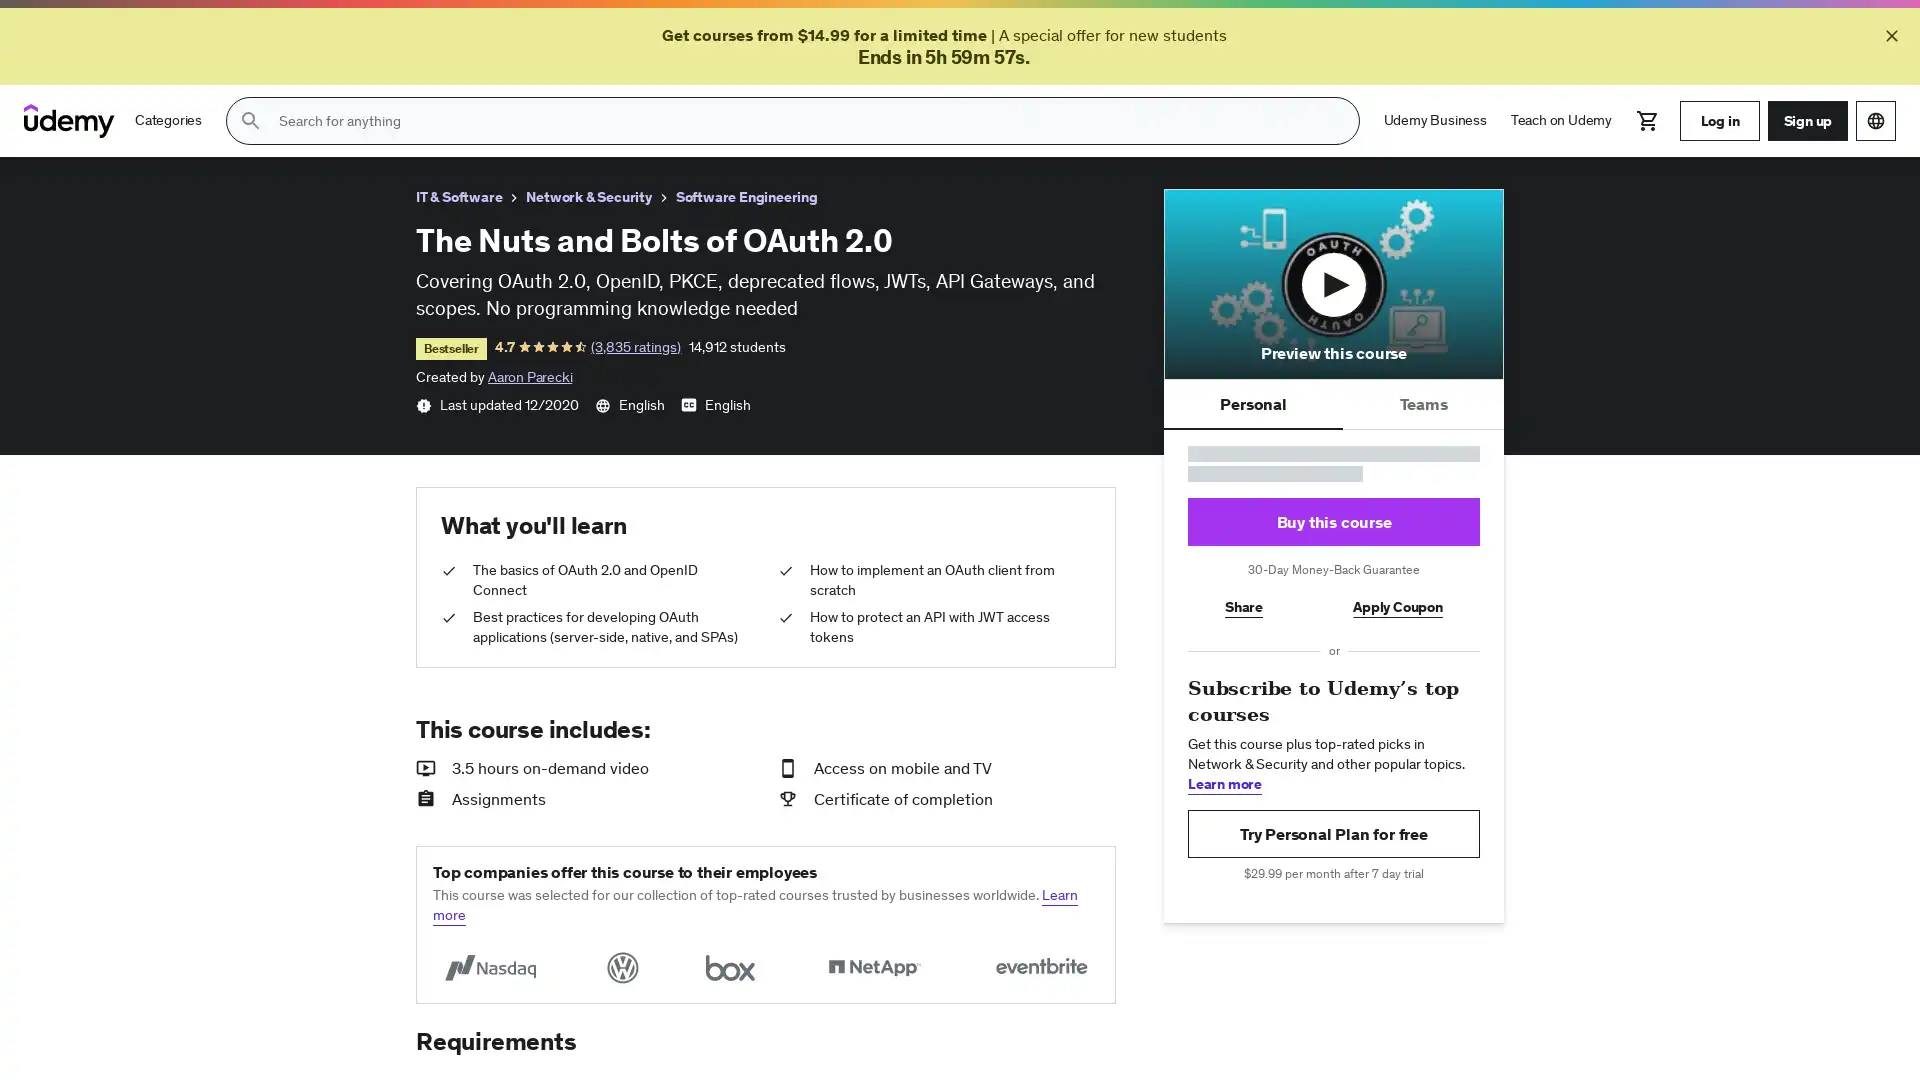 This screenshot has height=1080, width=1920. I want to click on Submit search, so click(249, 120).